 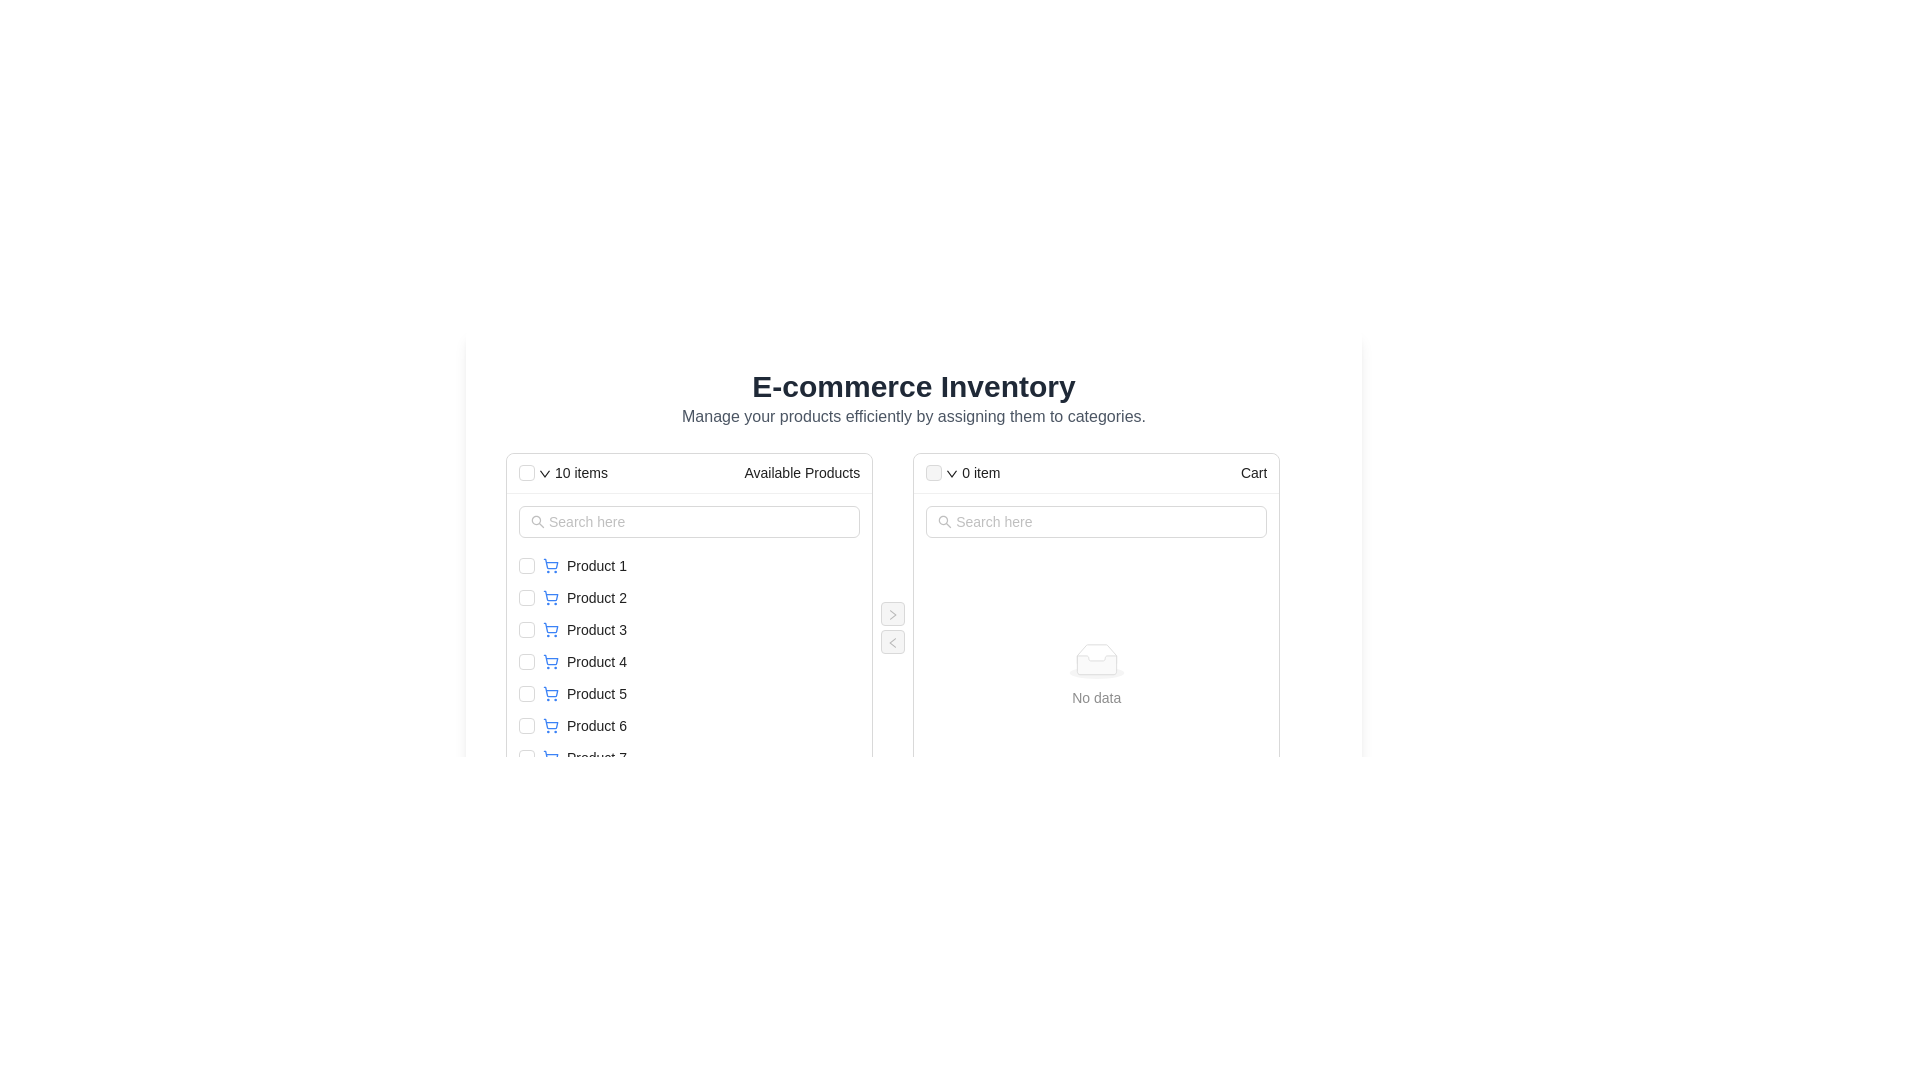 What do you see at coordinates (551, 724) in the screenshot?
I see `the vector graphic representing the option to add 'Product 6' to the shopping cart, which is located next to the product text` at bounding box center [551, 724].